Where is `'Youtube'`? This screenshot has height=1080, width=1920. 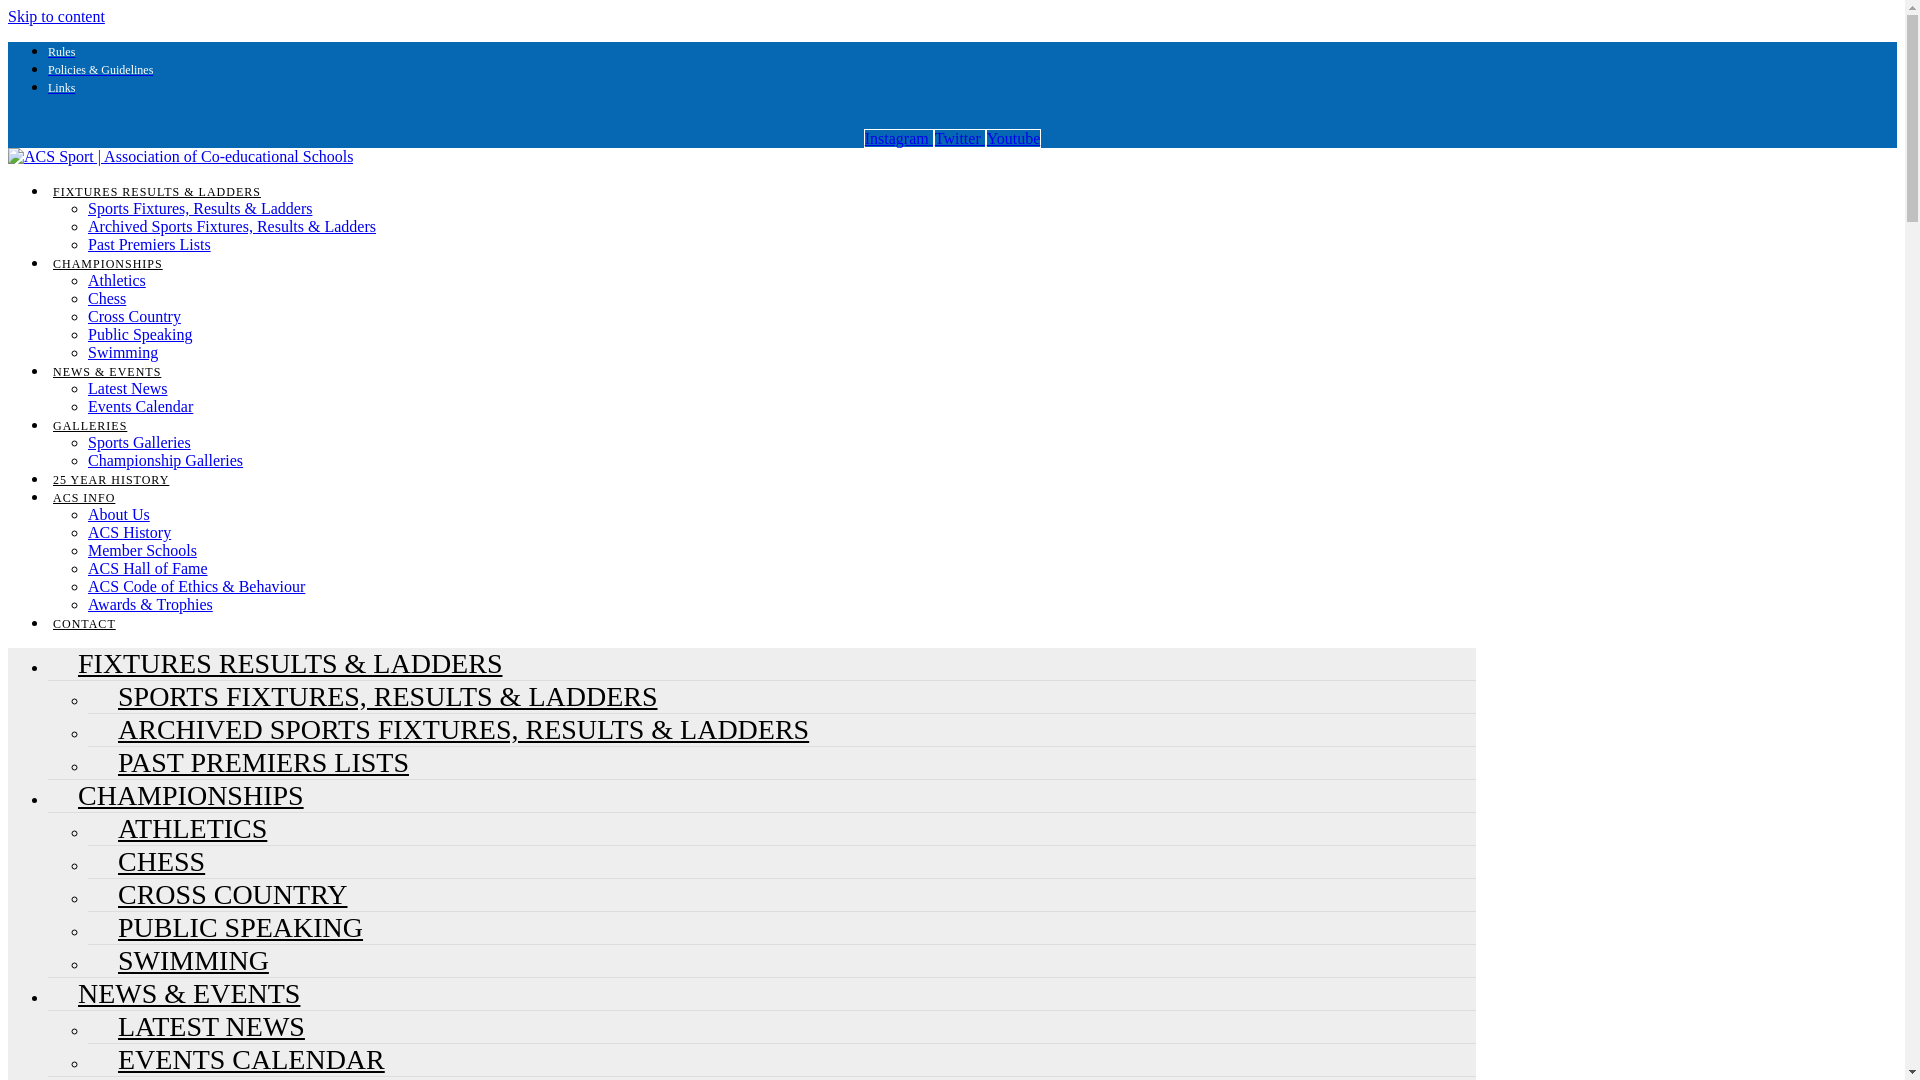
'Youtube' is located at coordinates (1013, 137).